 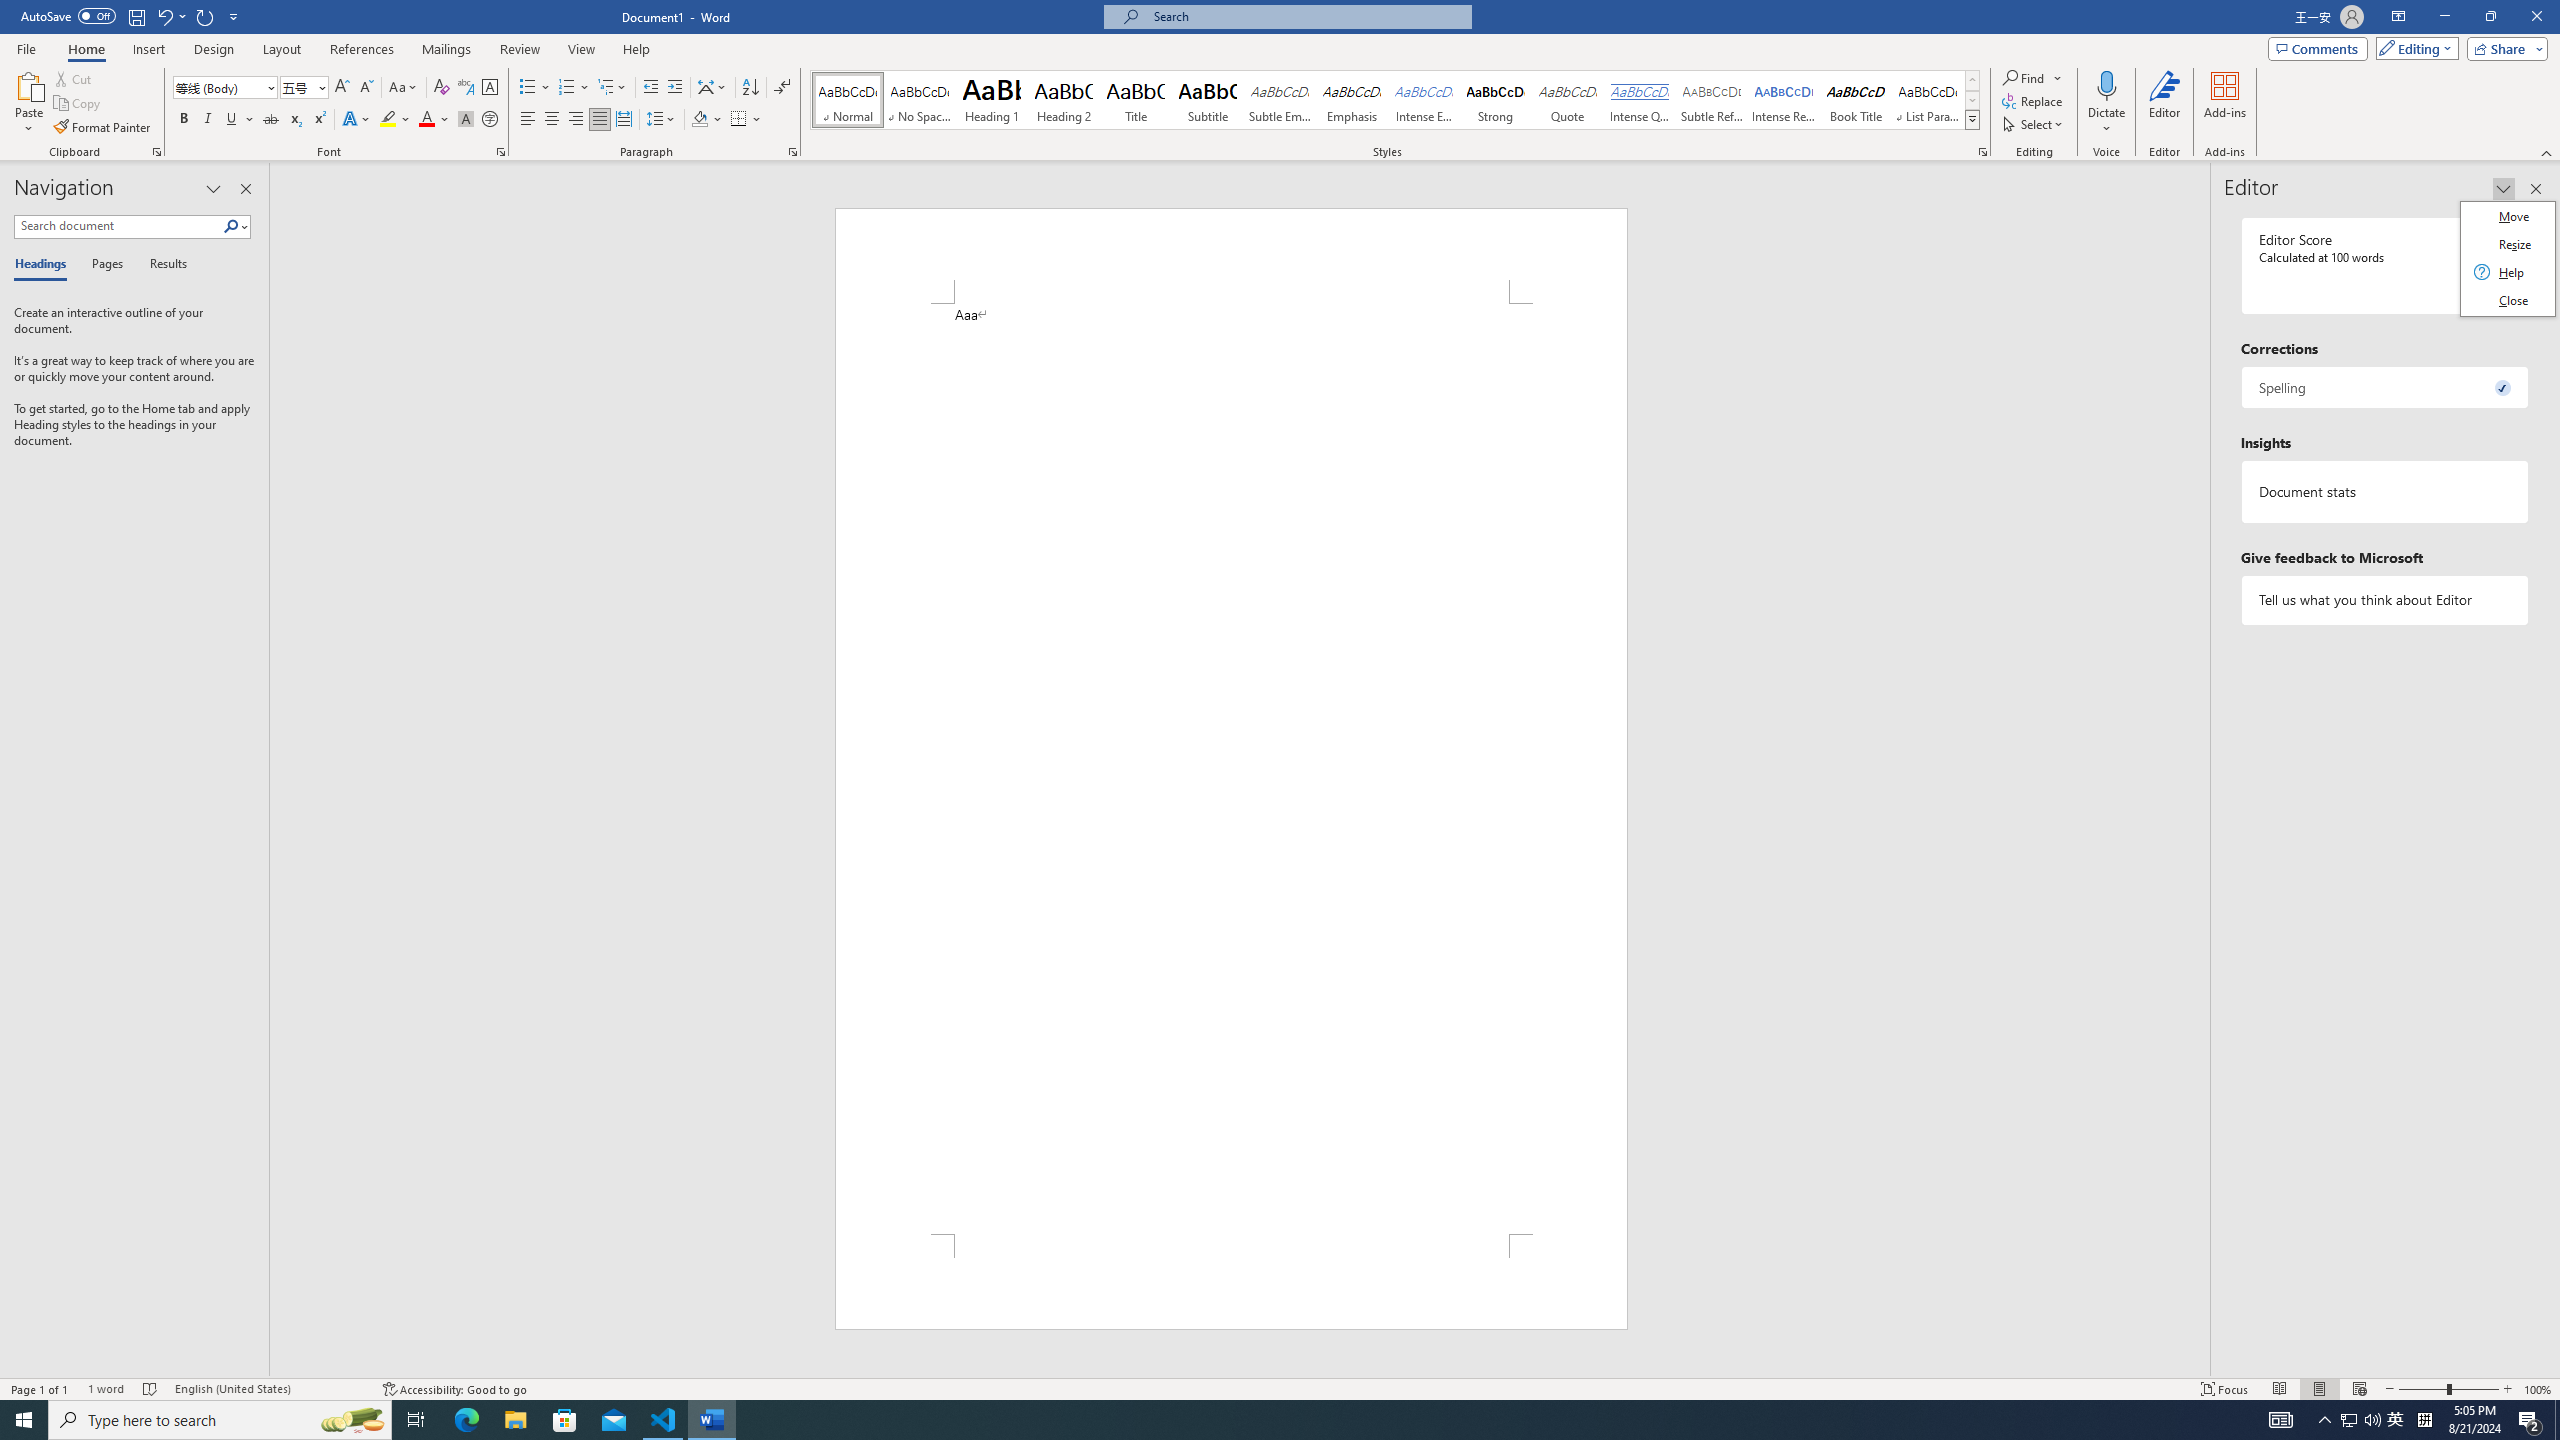 I want to click on 'Microsoft Store', so click(x=563, y=1418).